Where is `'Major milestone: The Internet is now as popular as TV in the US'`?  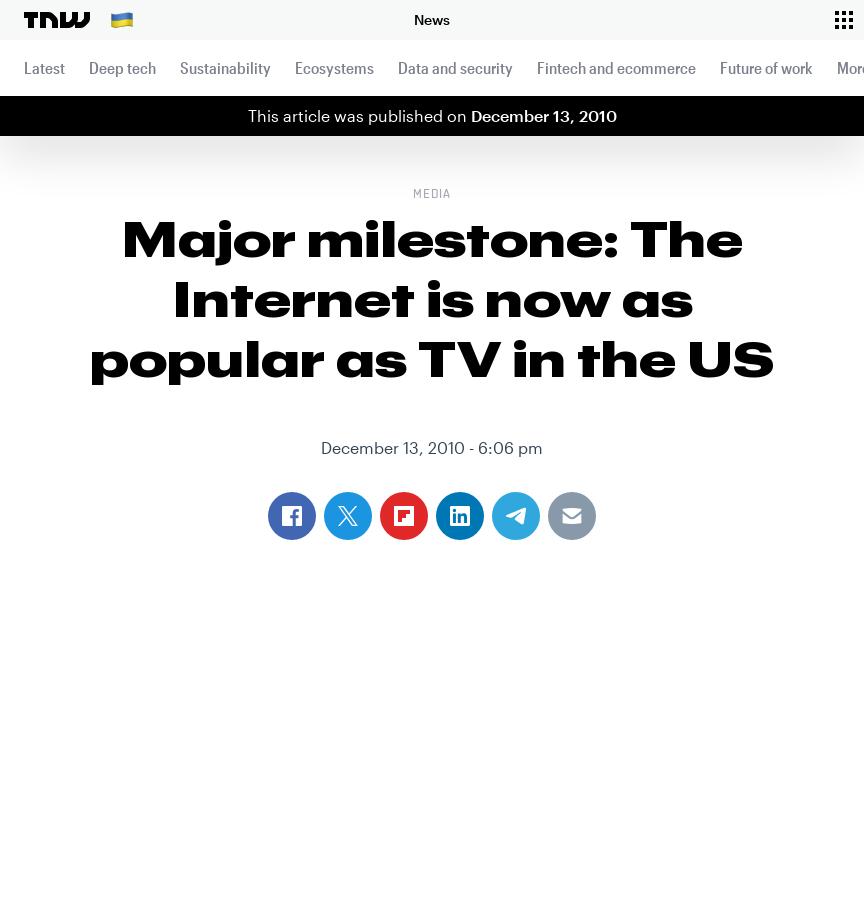 'Major milestone: The Internet is now as popular as TV in the US' is located at coordinates (432, 297).